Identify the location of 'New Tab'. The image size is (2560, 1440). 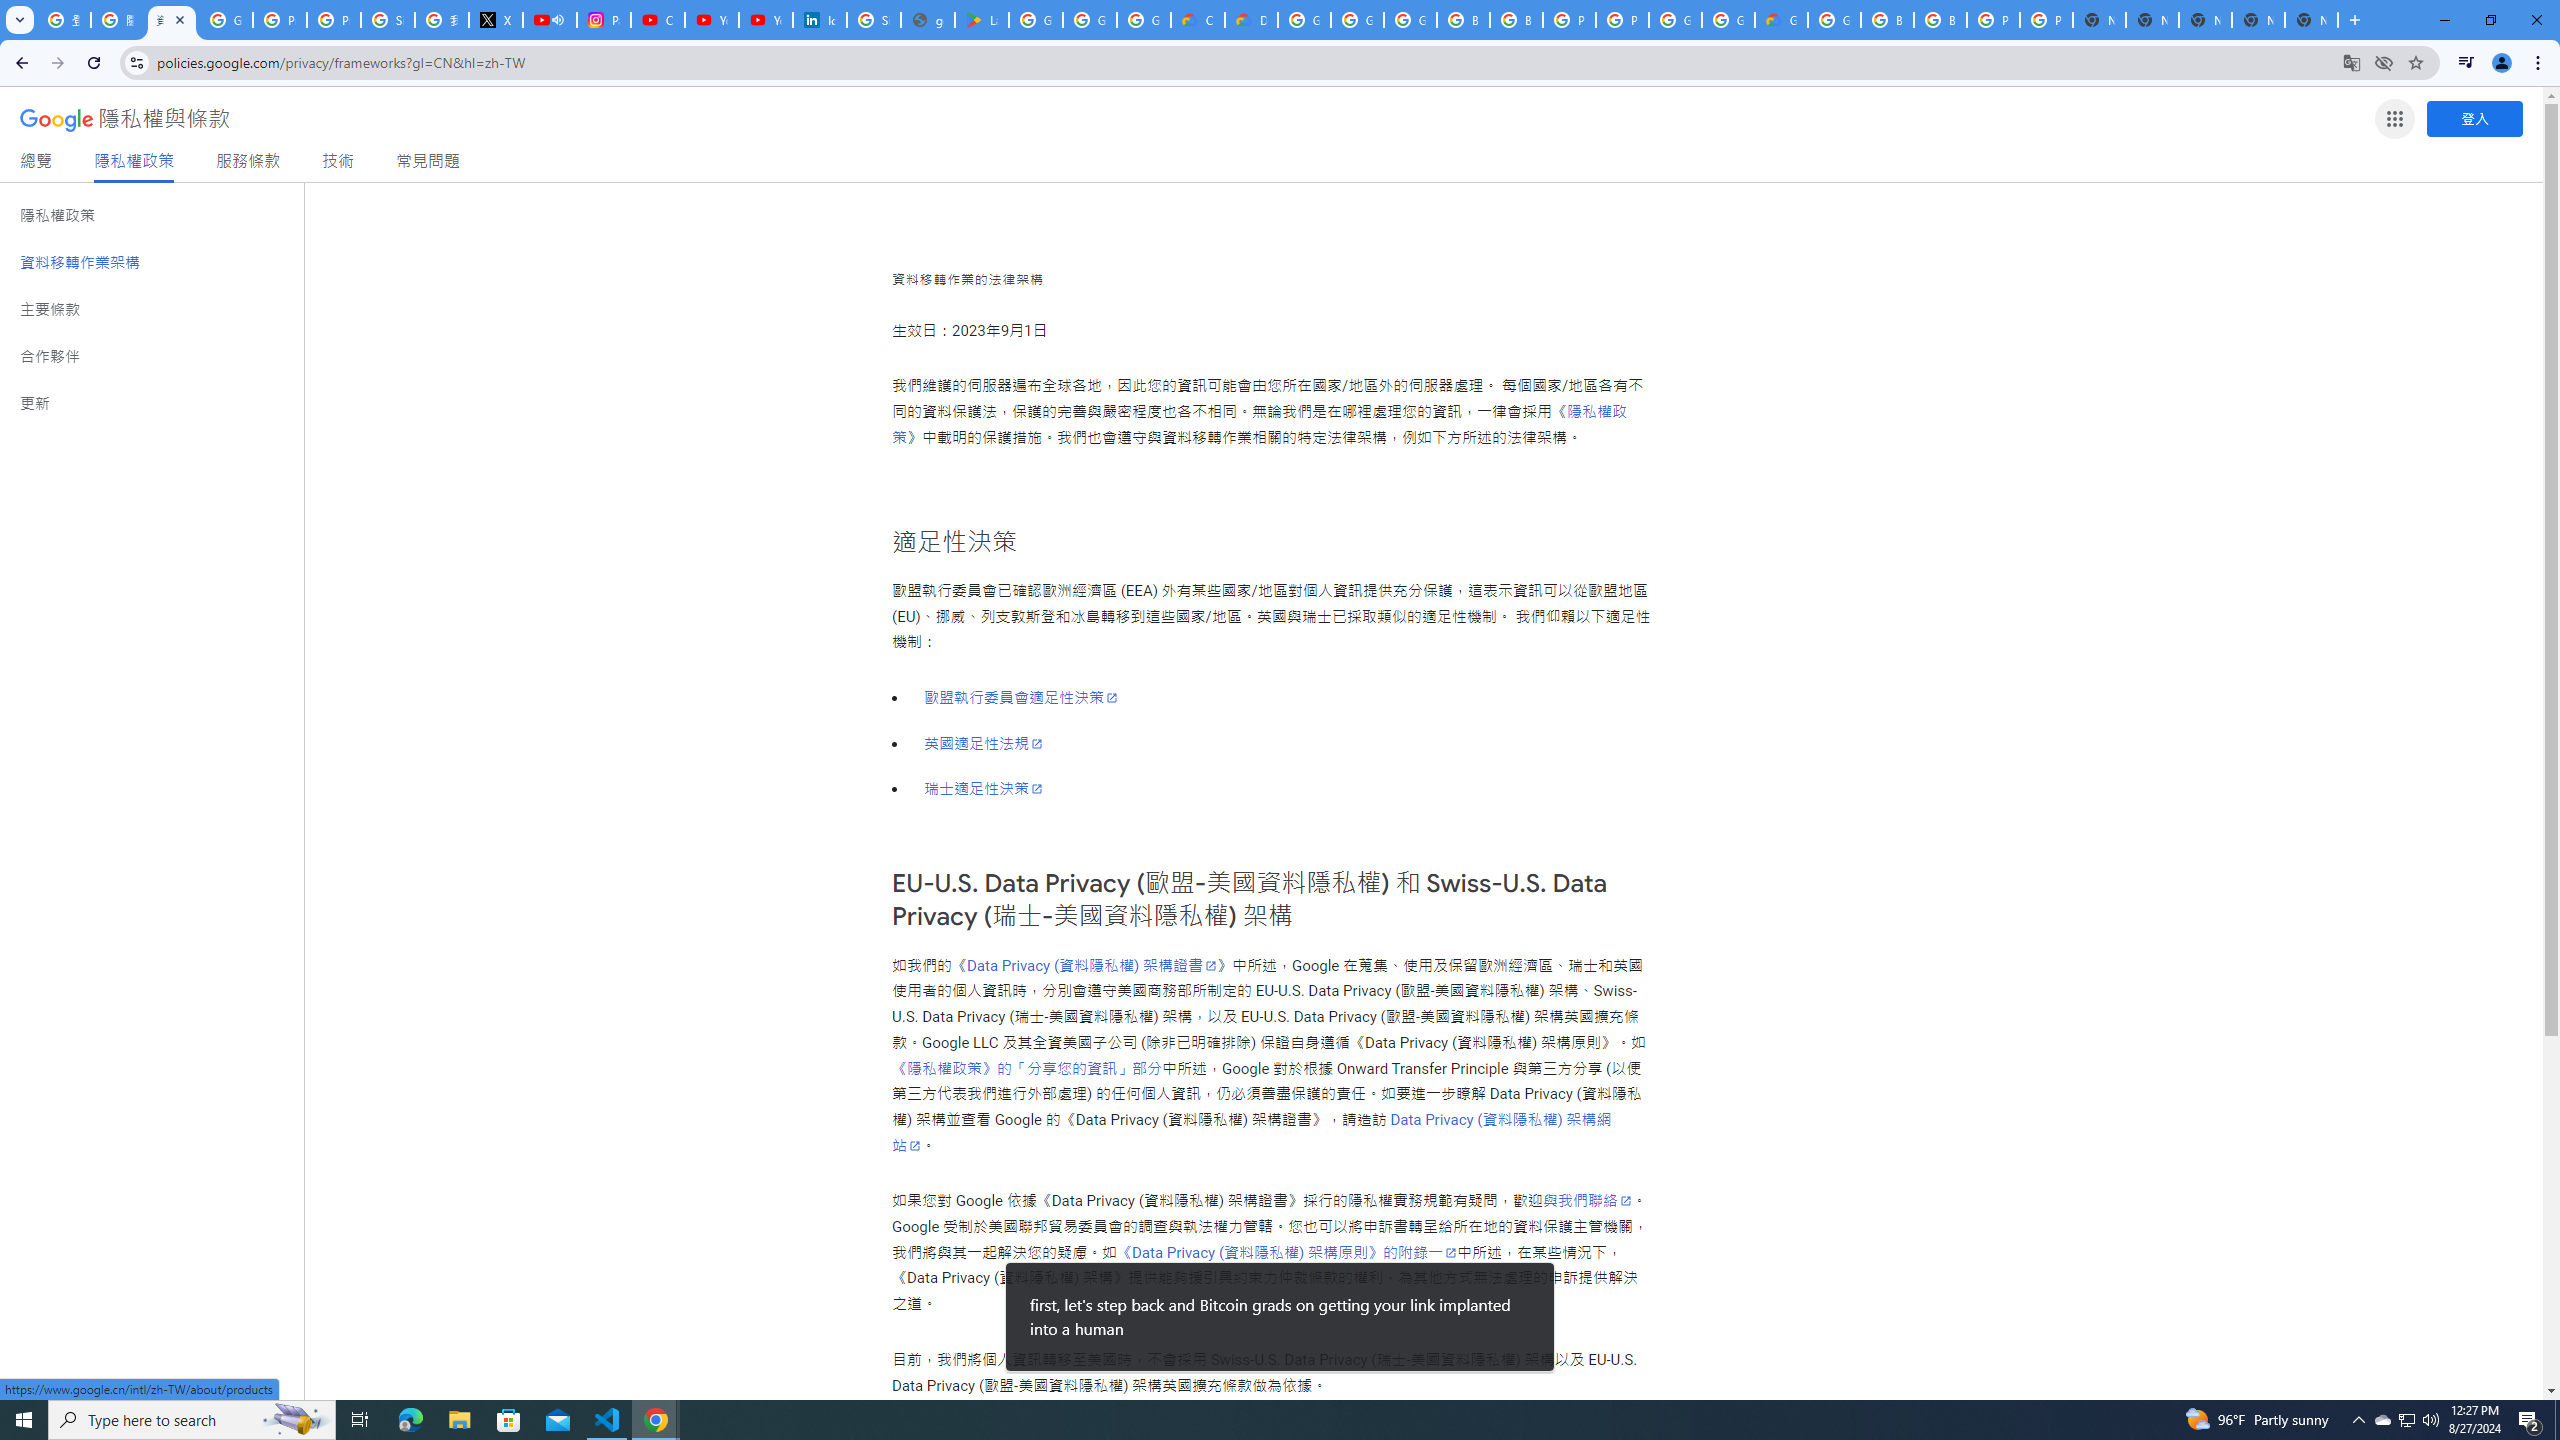
(2311, 19).